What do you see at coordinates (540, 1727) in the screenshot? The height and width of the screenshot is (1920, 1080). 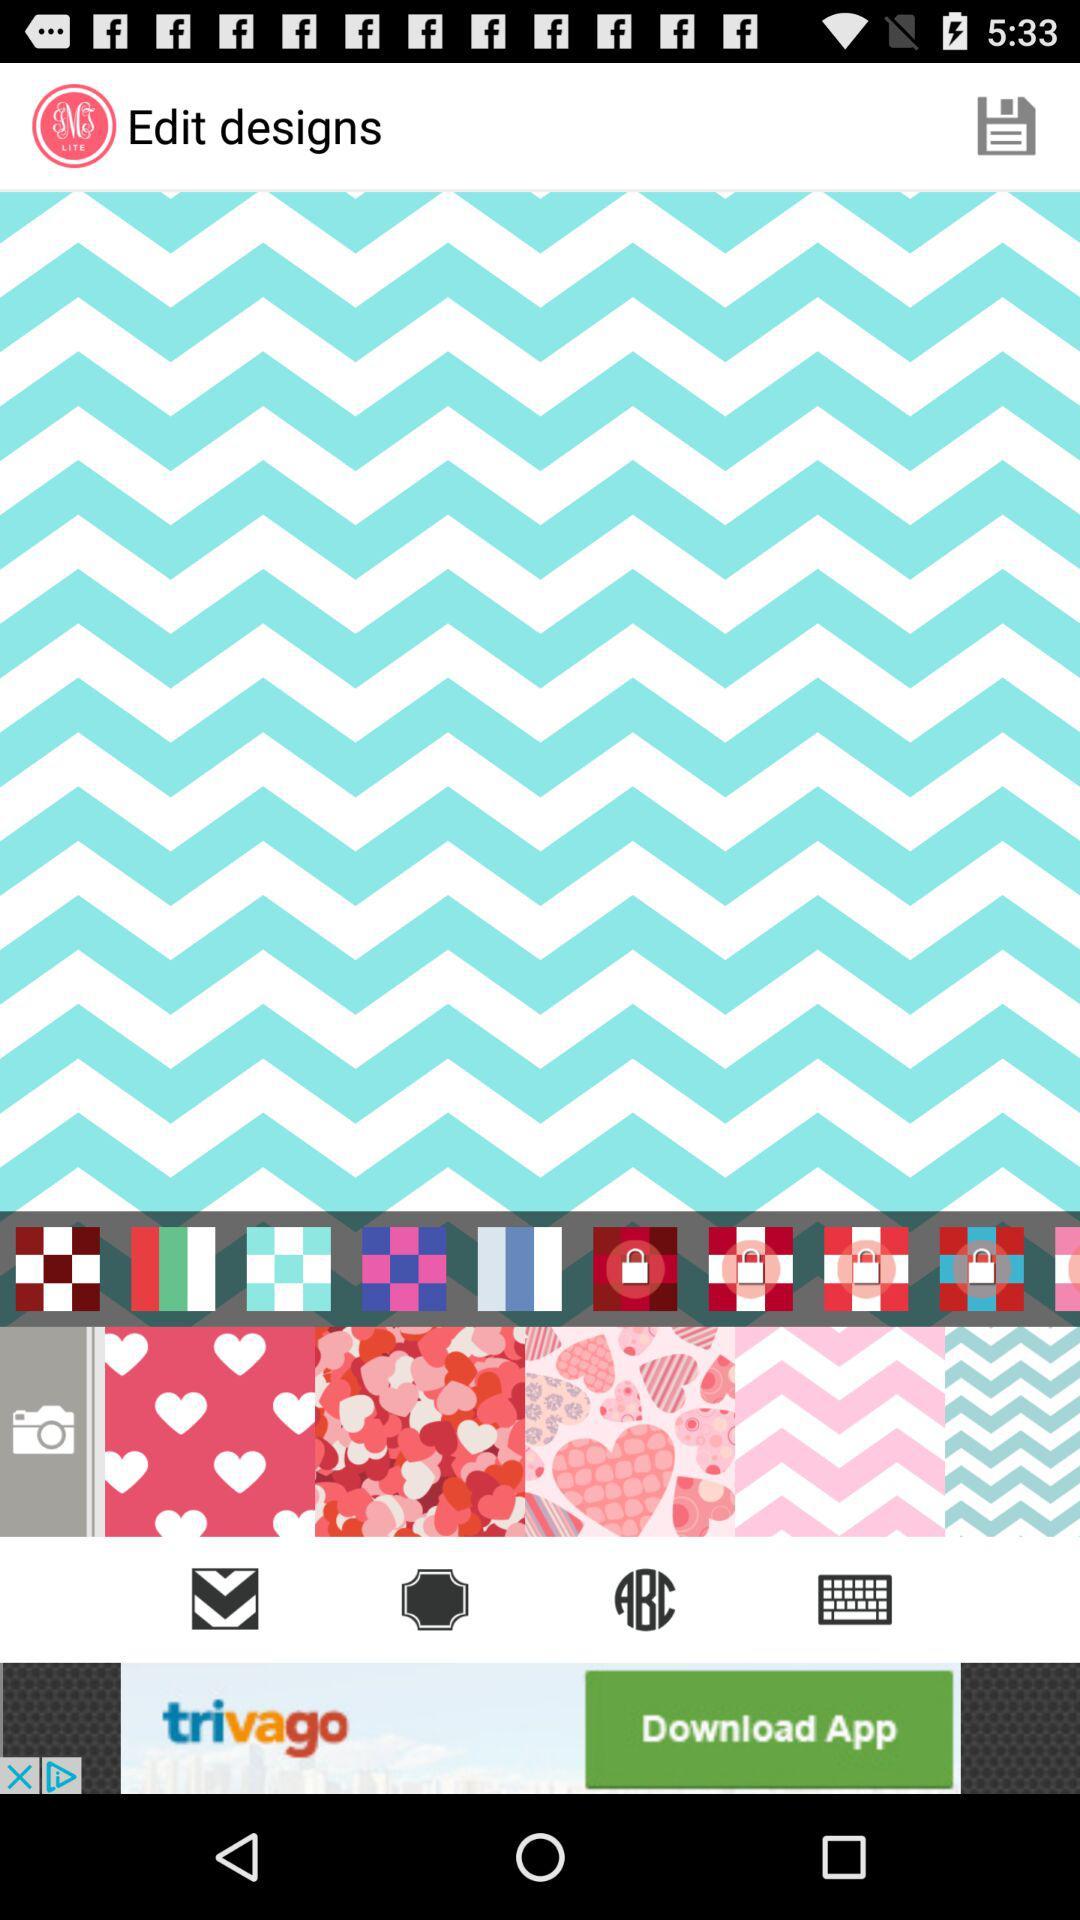 I see `add` at bounding box center [540, 1727].